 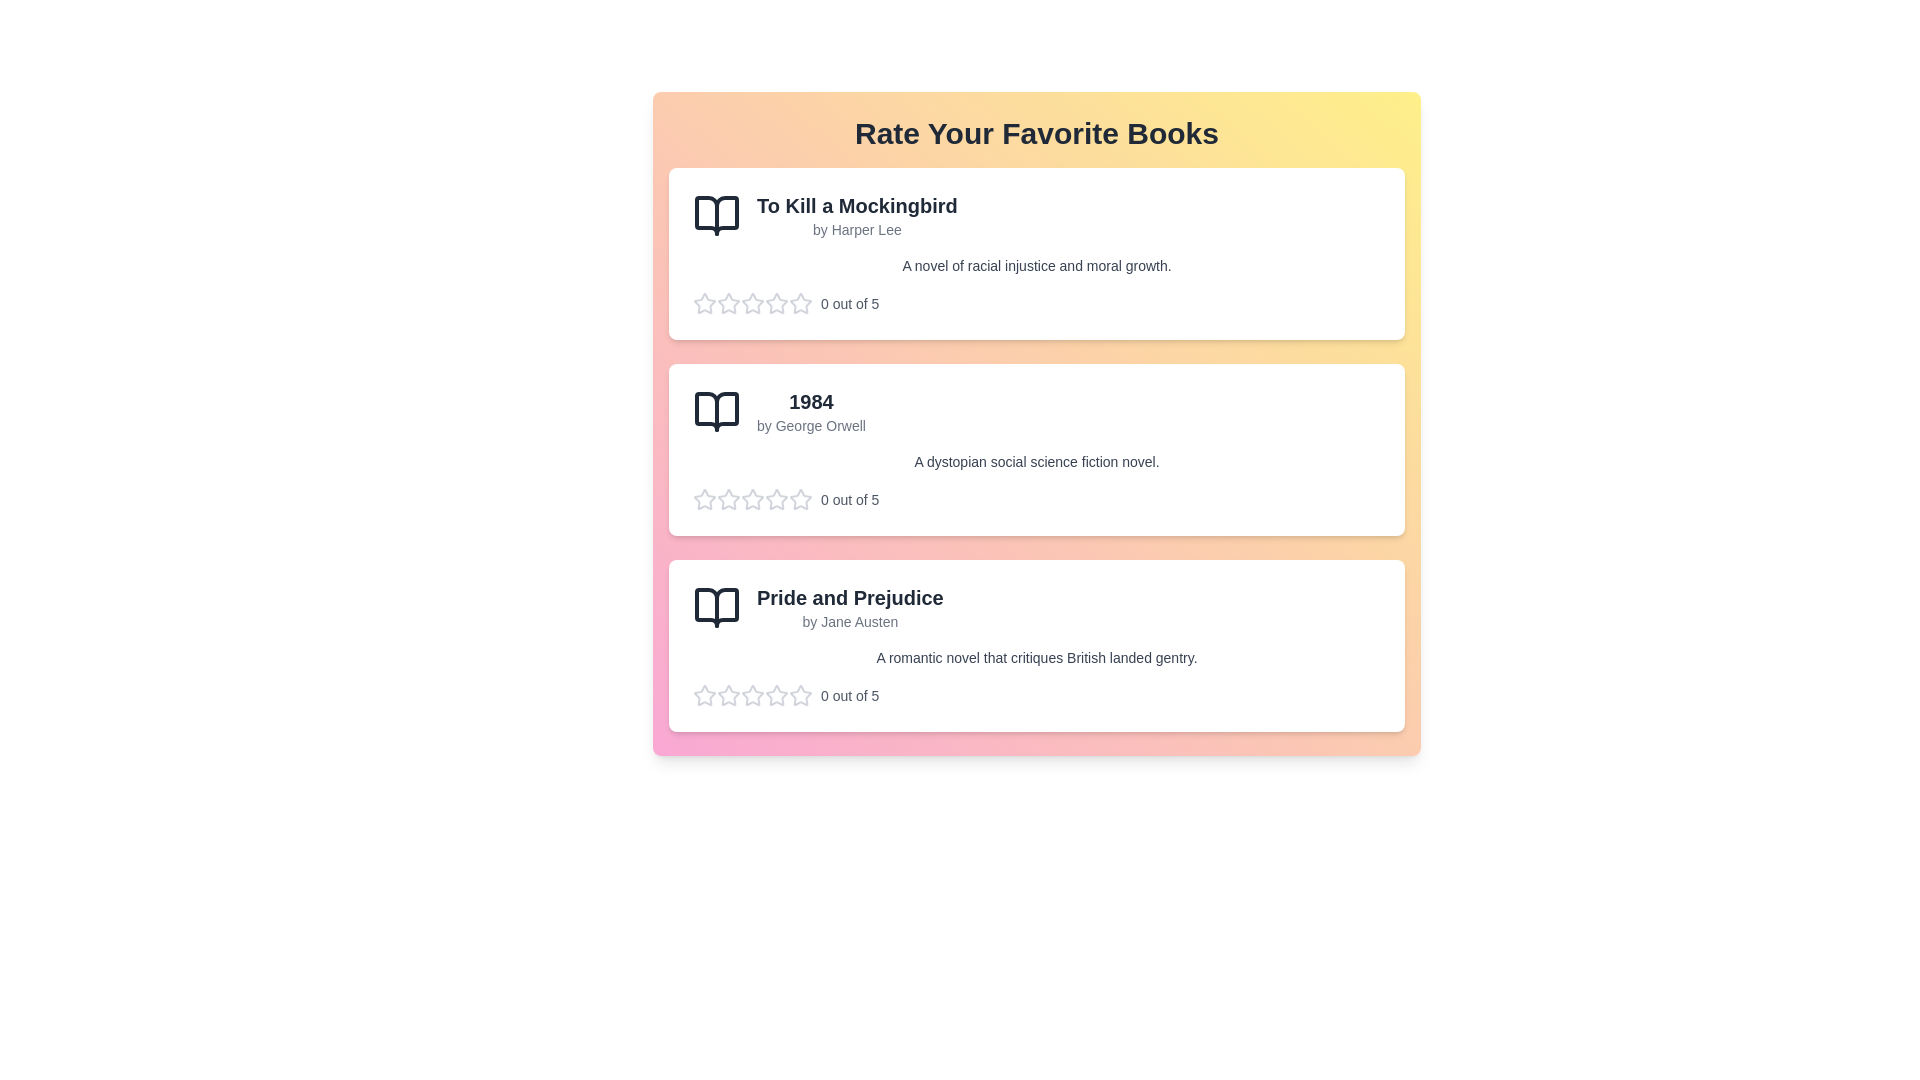 I want to click on the fourth star icon in the rating system below the book title '1984' by George Orwell, so click(x=752, y=499).